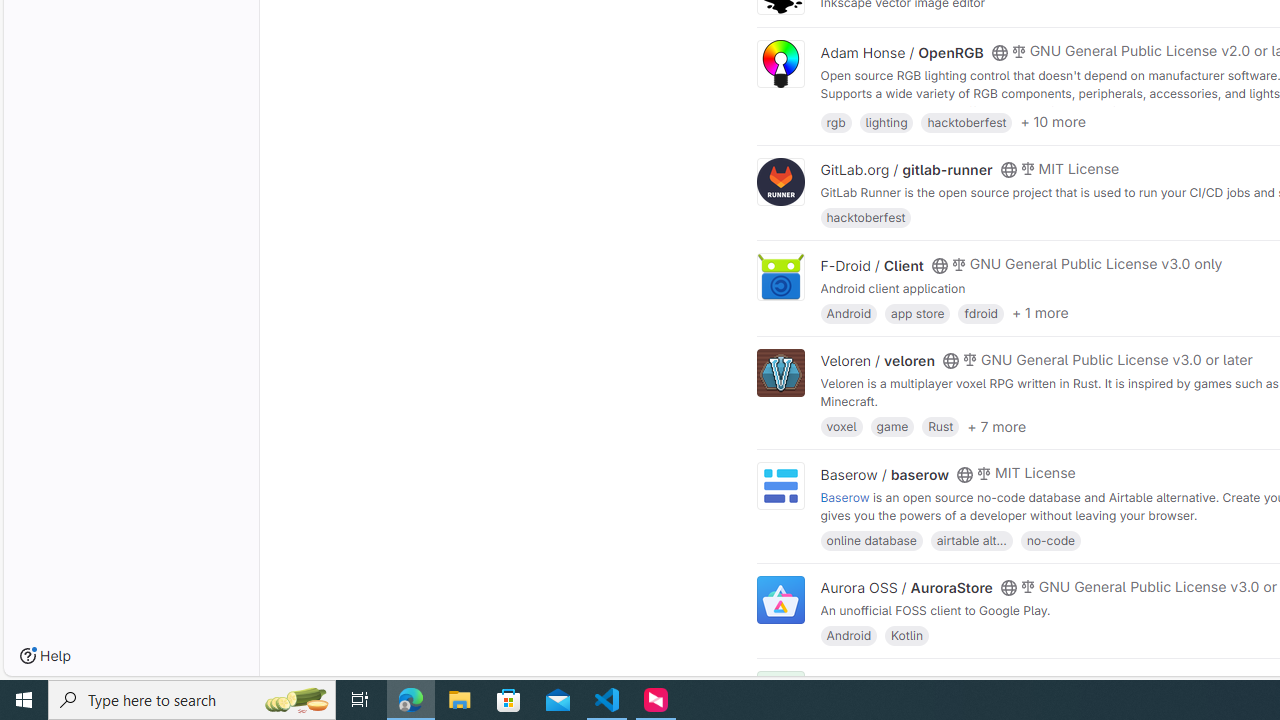  Describe the element at coordinates (294, 698) in the screenshot. I see `'Search highlights icon opens search home window'` at that location.